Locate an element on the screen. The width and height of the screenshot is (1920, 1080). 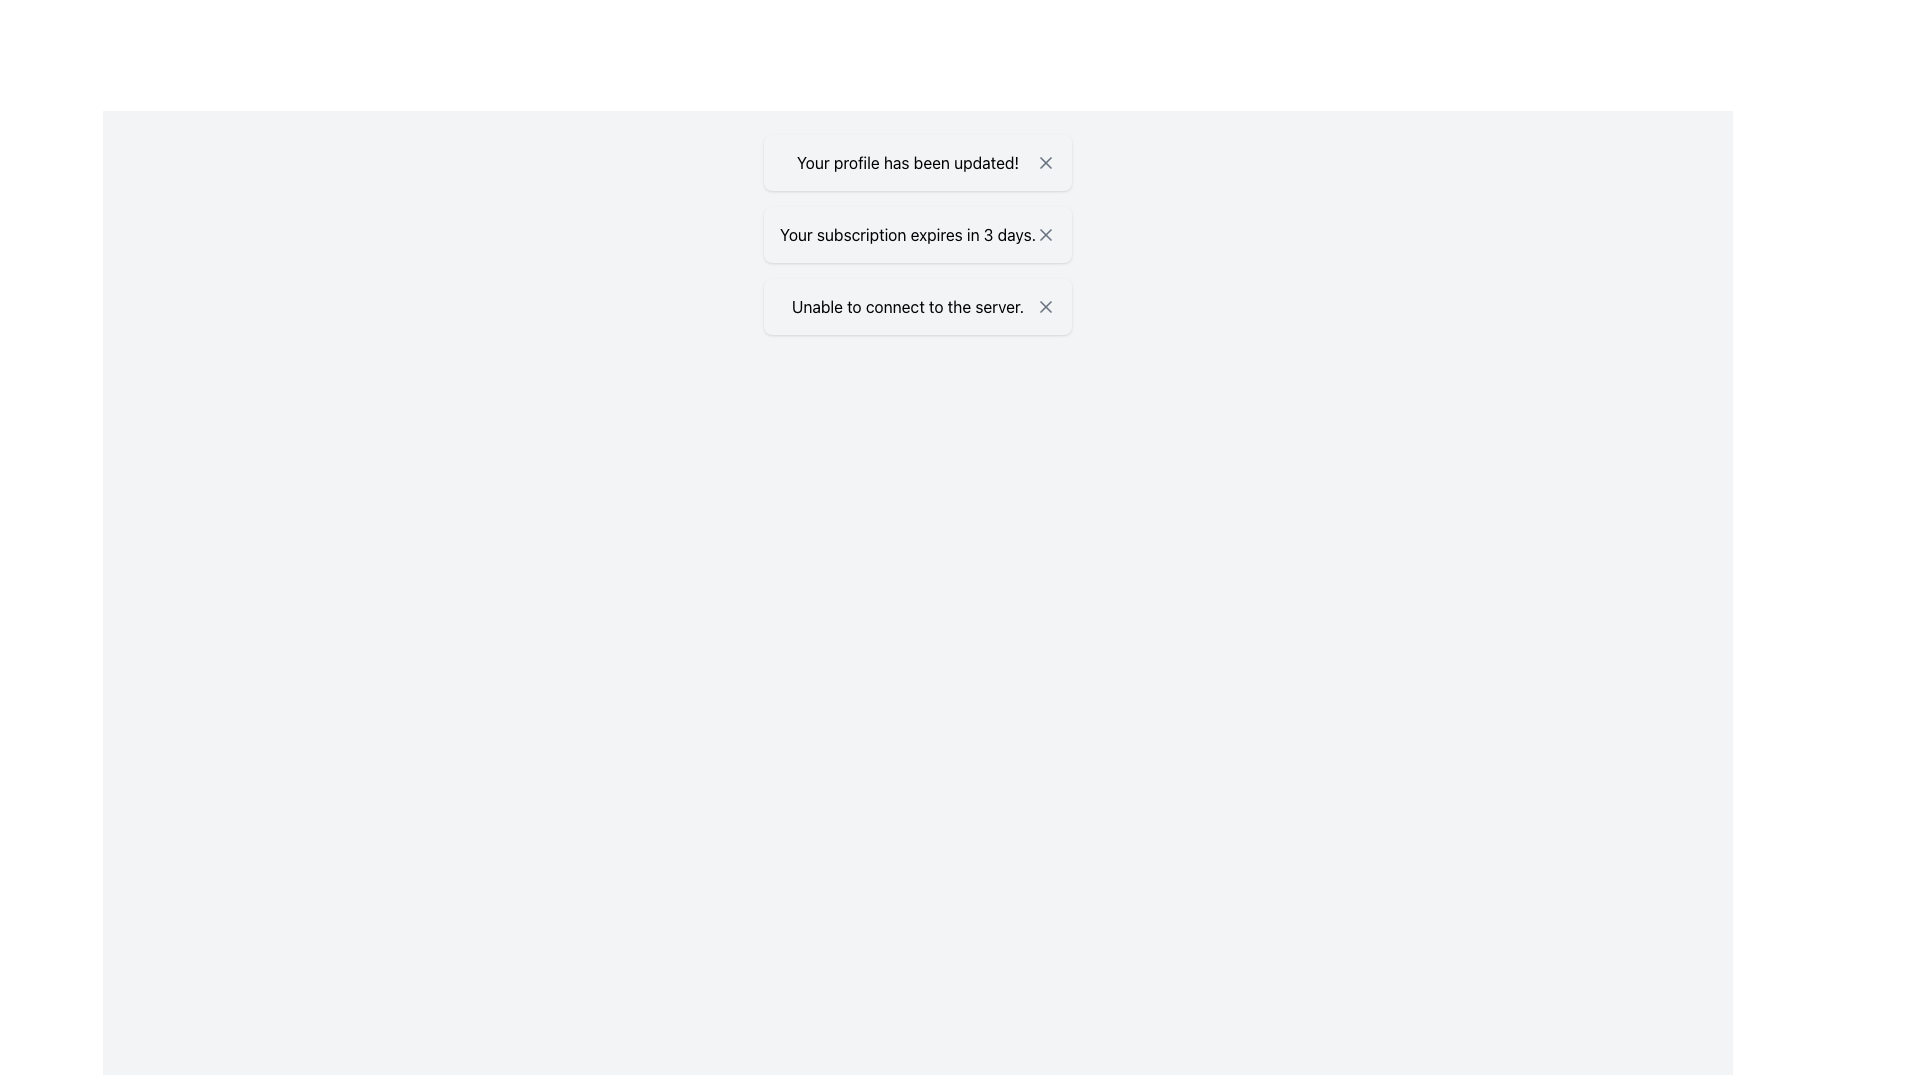
the 'X' button in the notification box that closes the message 'Your subscription expires in 3 days.' is located at coordinates (1045, 234).